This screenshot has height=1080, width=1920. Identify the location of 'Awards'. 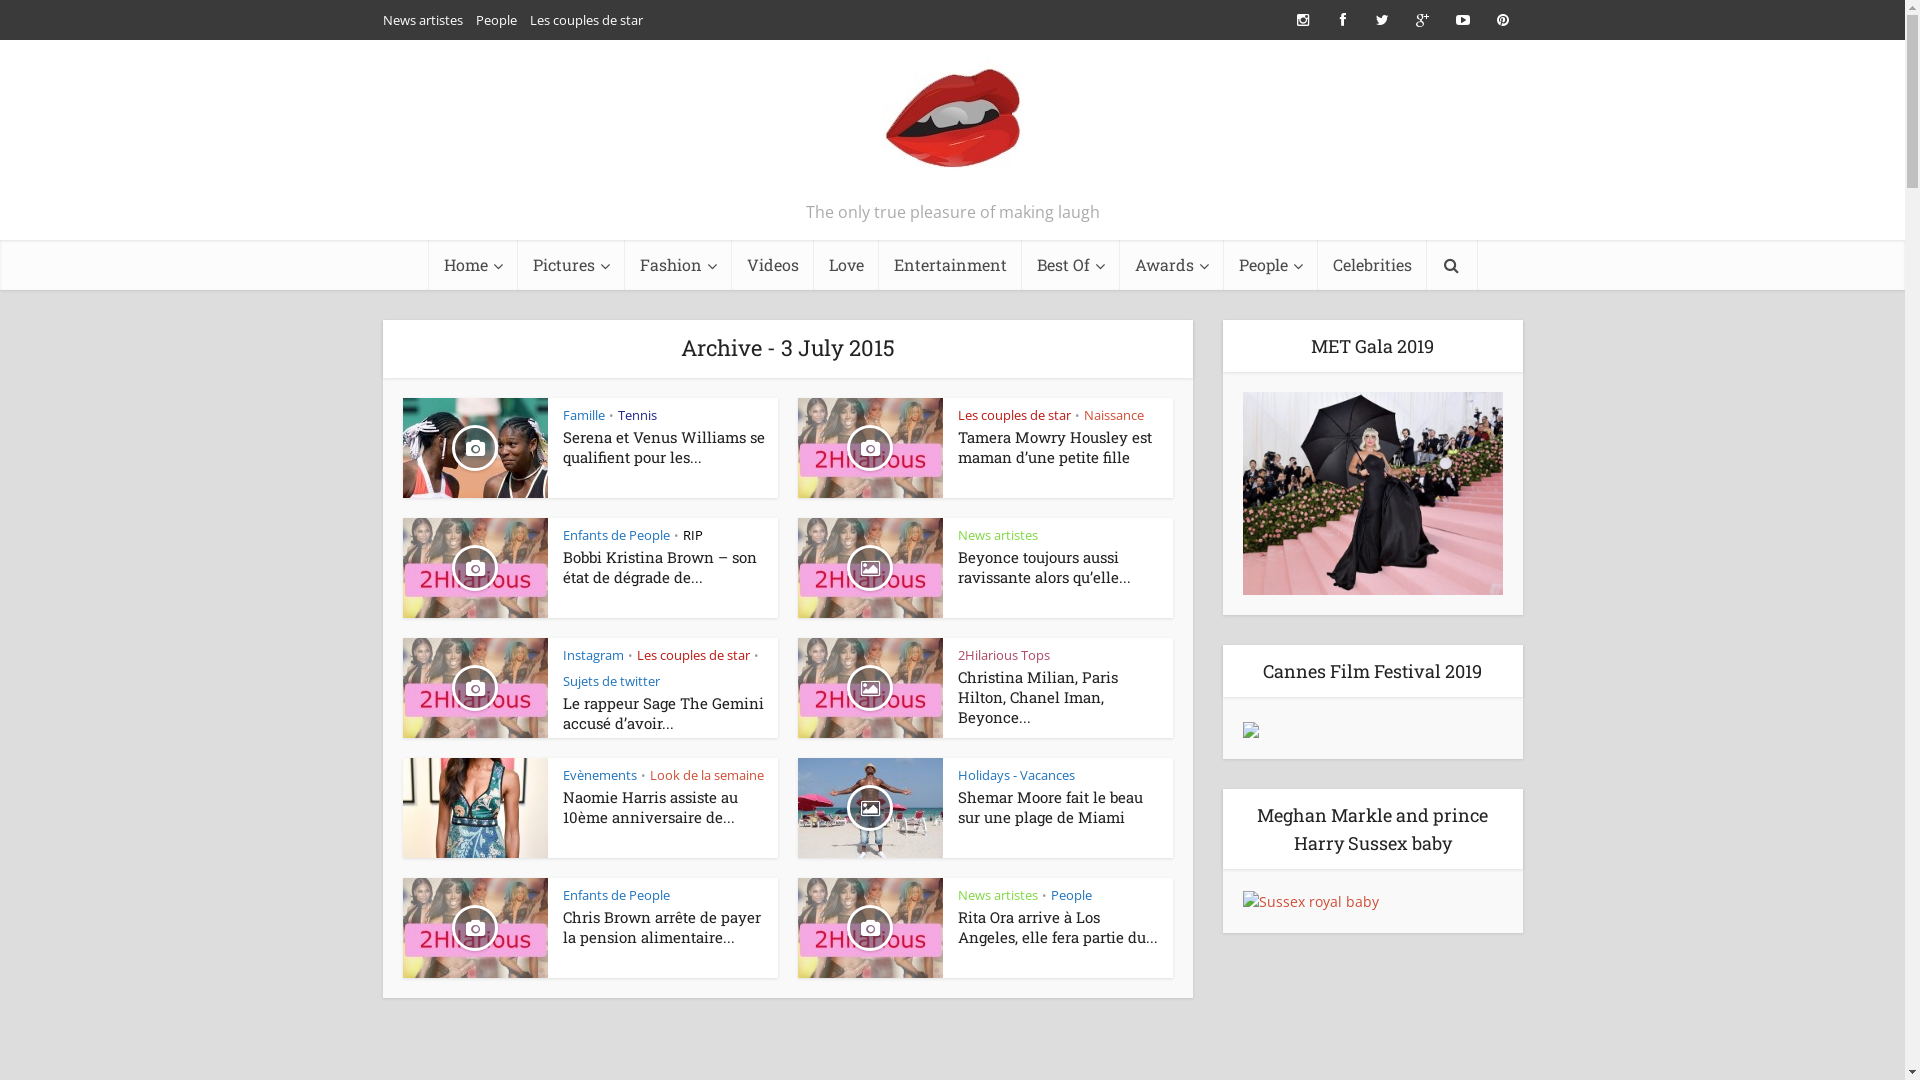
(1171, 264).